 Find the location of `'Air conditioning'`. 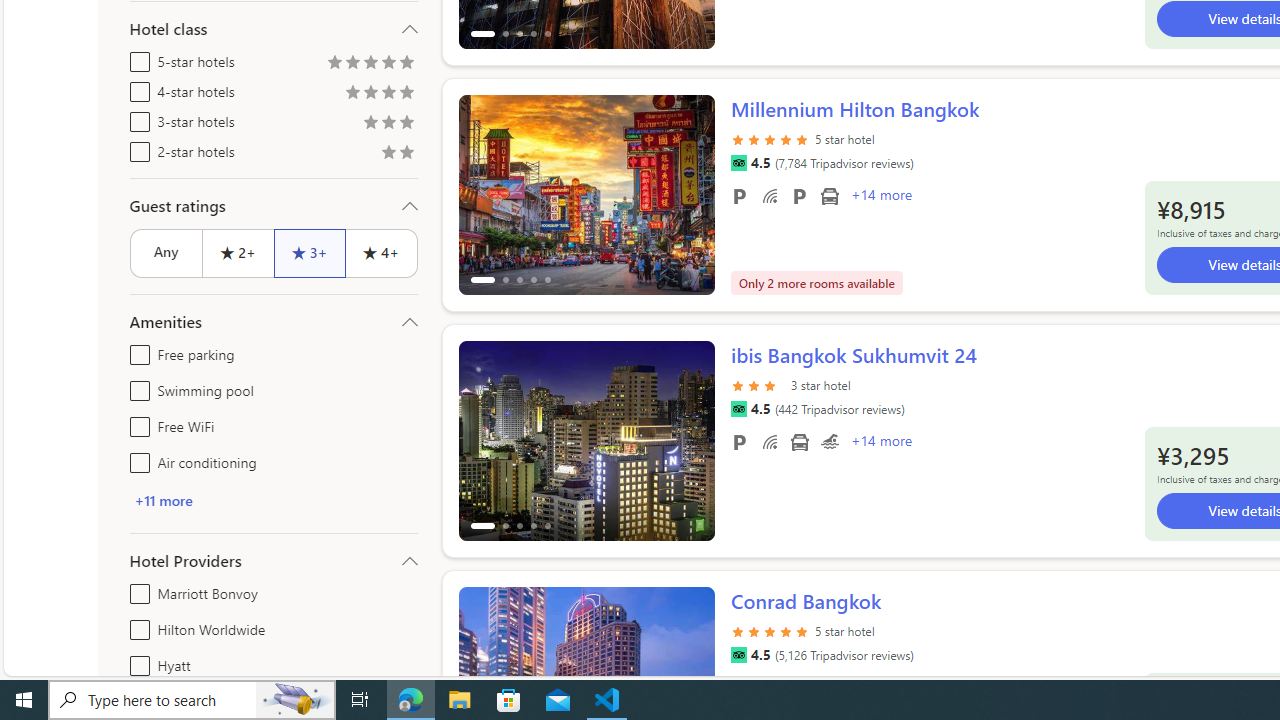

'Air conditioning' is located at coordinates (135, 459).